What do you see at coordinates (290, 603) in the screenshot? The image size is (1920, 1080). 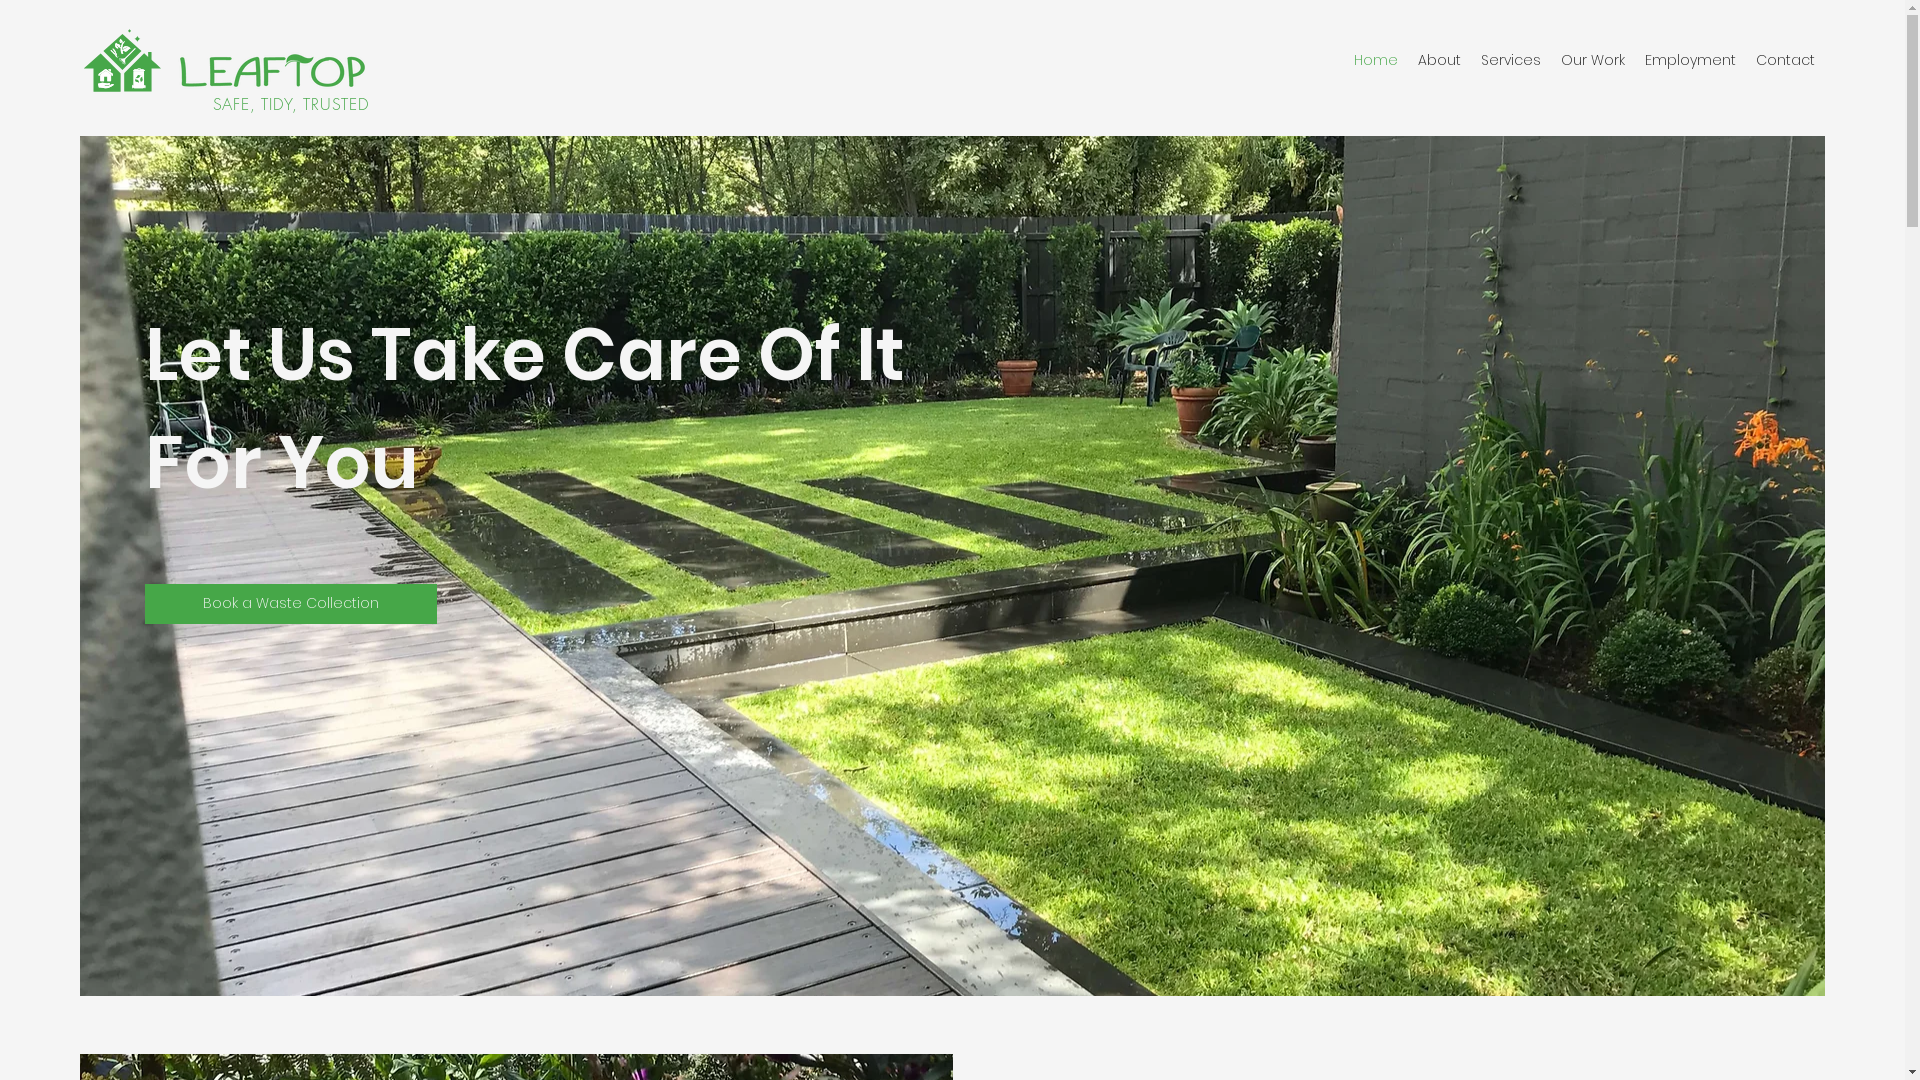 I see `'Book a Waste Collection'` at bounding box center [290, 603].